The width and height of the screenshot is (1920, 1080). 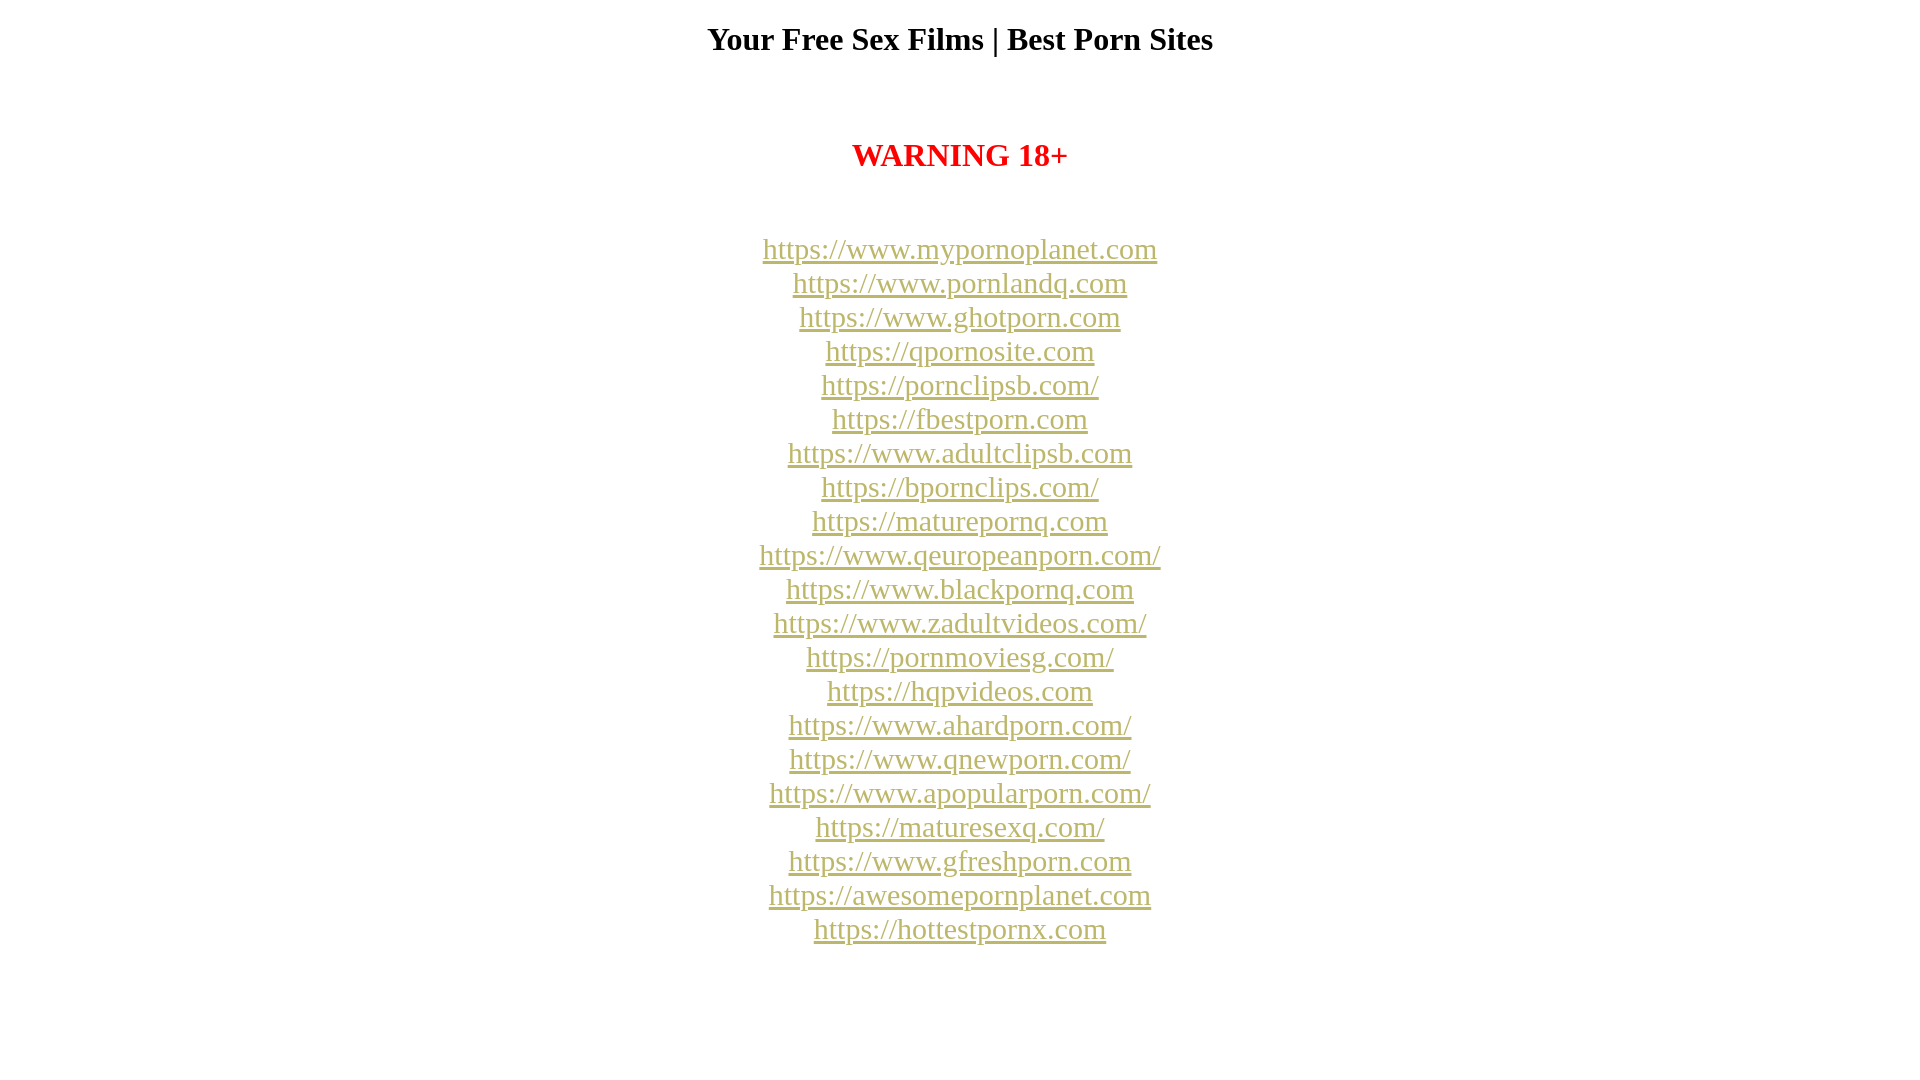 I want to click on 'https://fbestporn.com', so click(x=960, y=417).